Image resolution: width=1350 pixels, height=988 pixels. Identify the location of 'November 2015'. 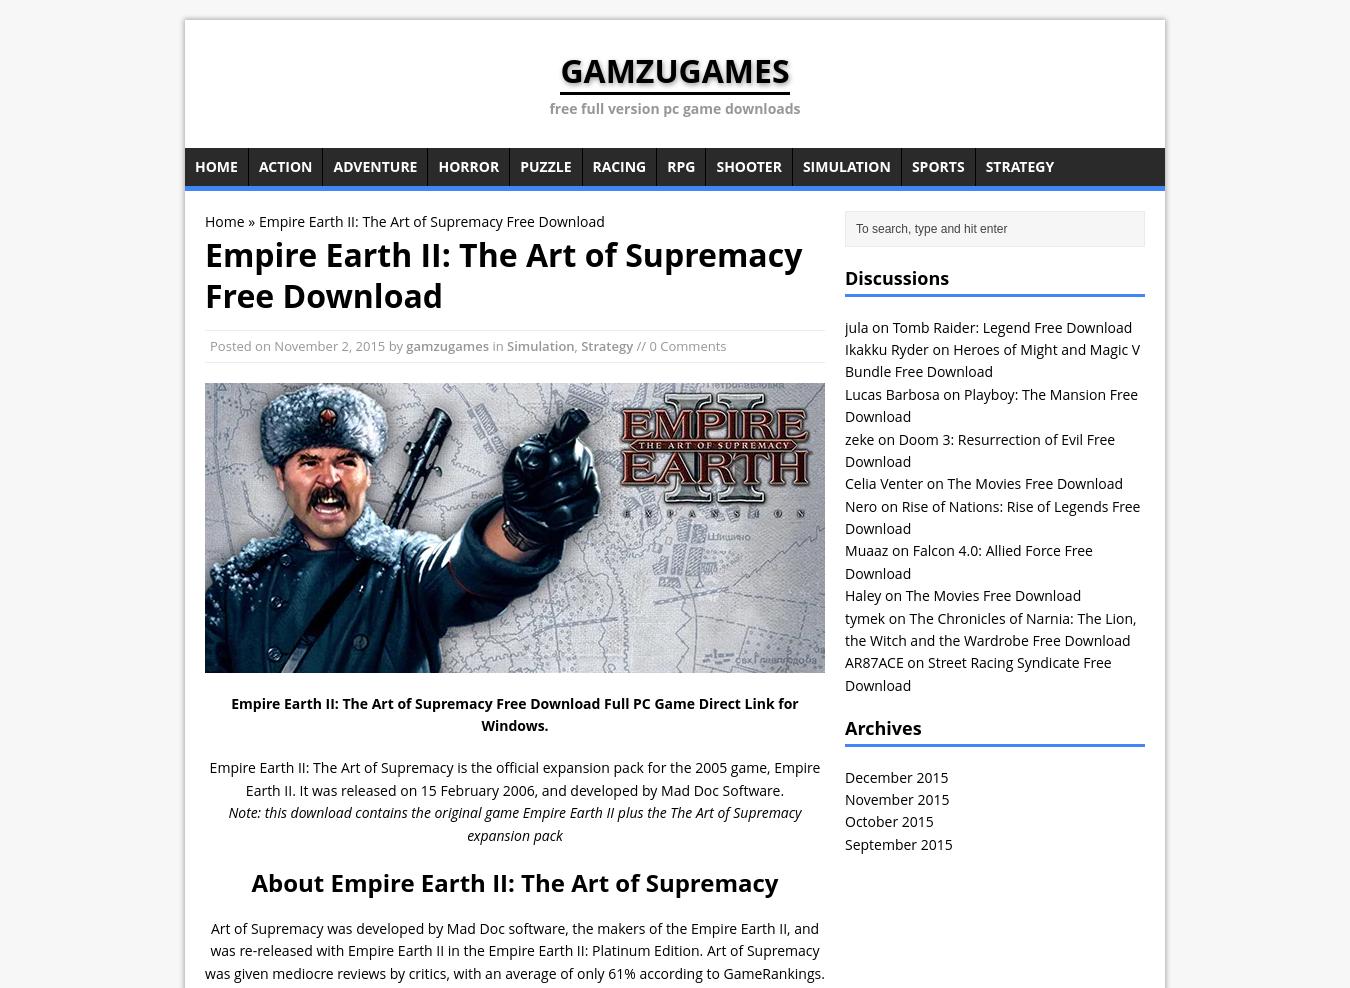
(896, 797).